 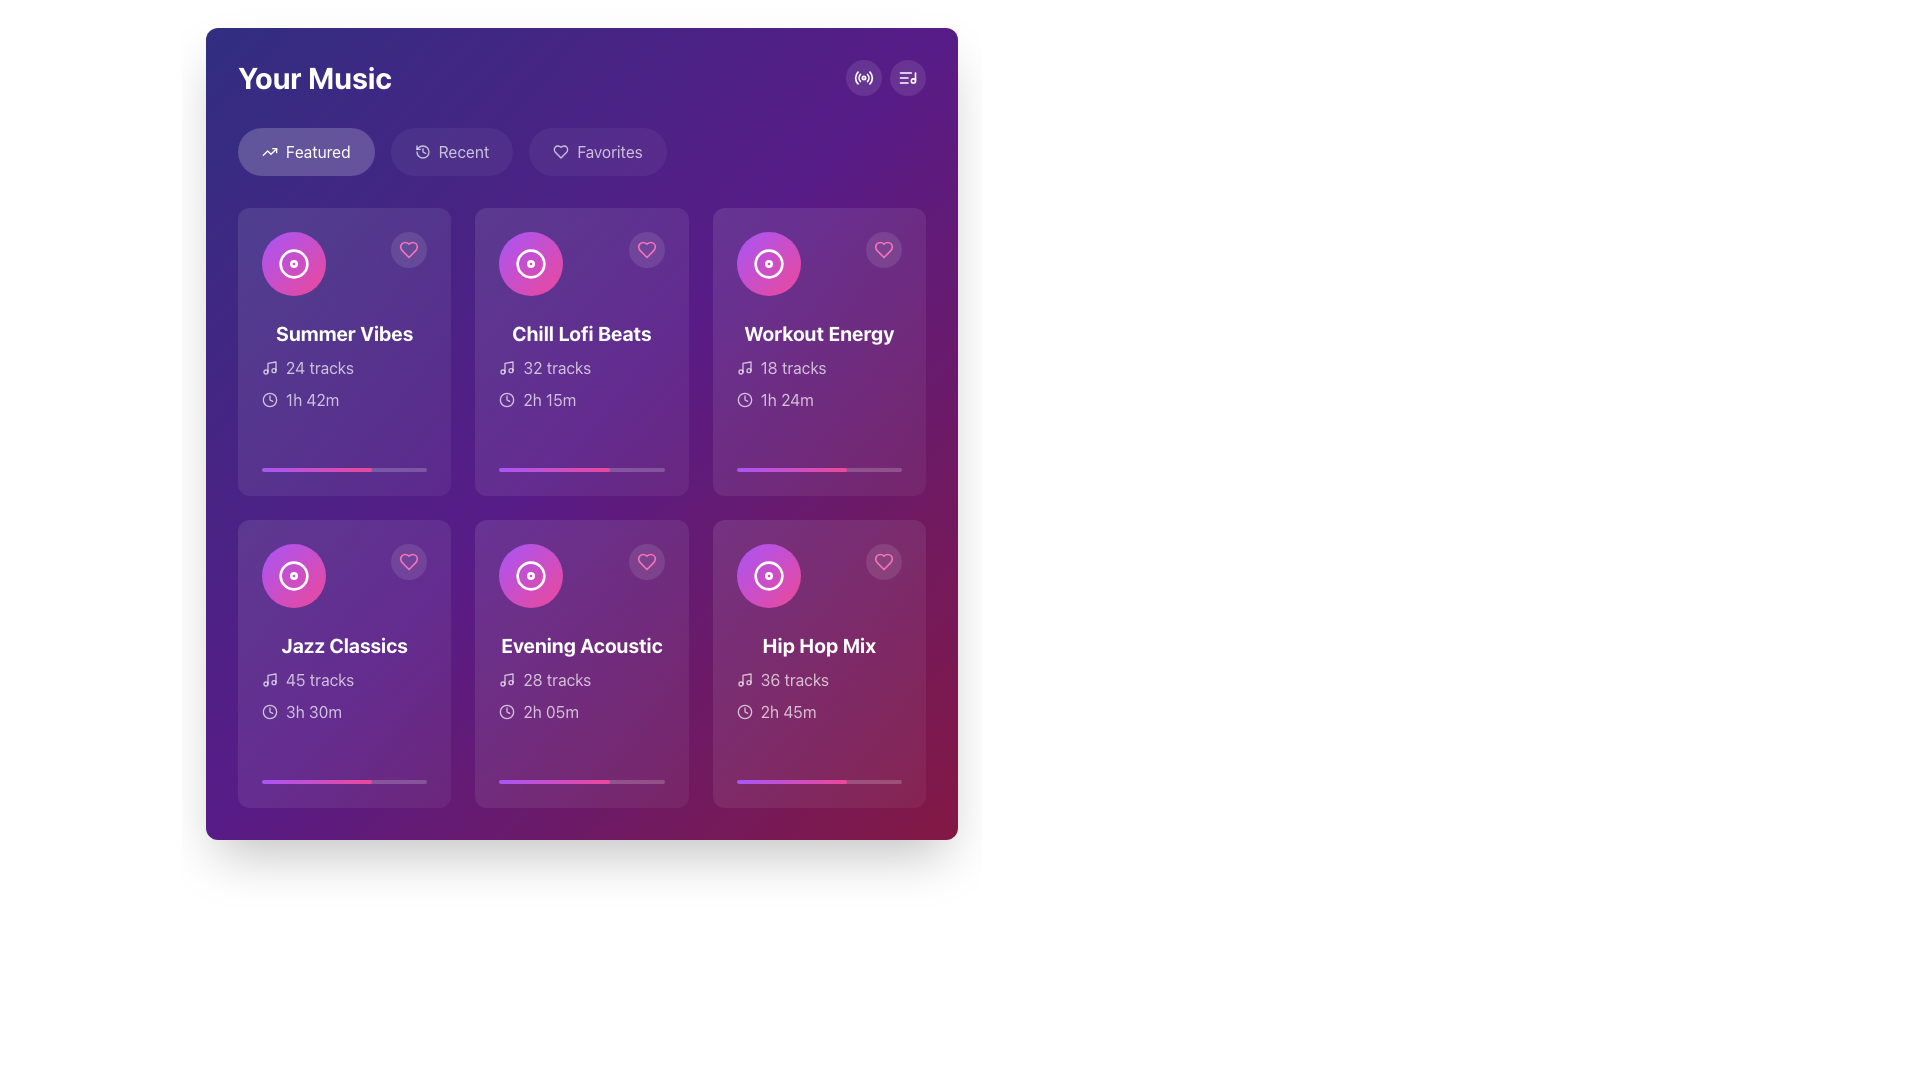 I want to click on the second playlist card in the top row, so click(x=580, y=350).